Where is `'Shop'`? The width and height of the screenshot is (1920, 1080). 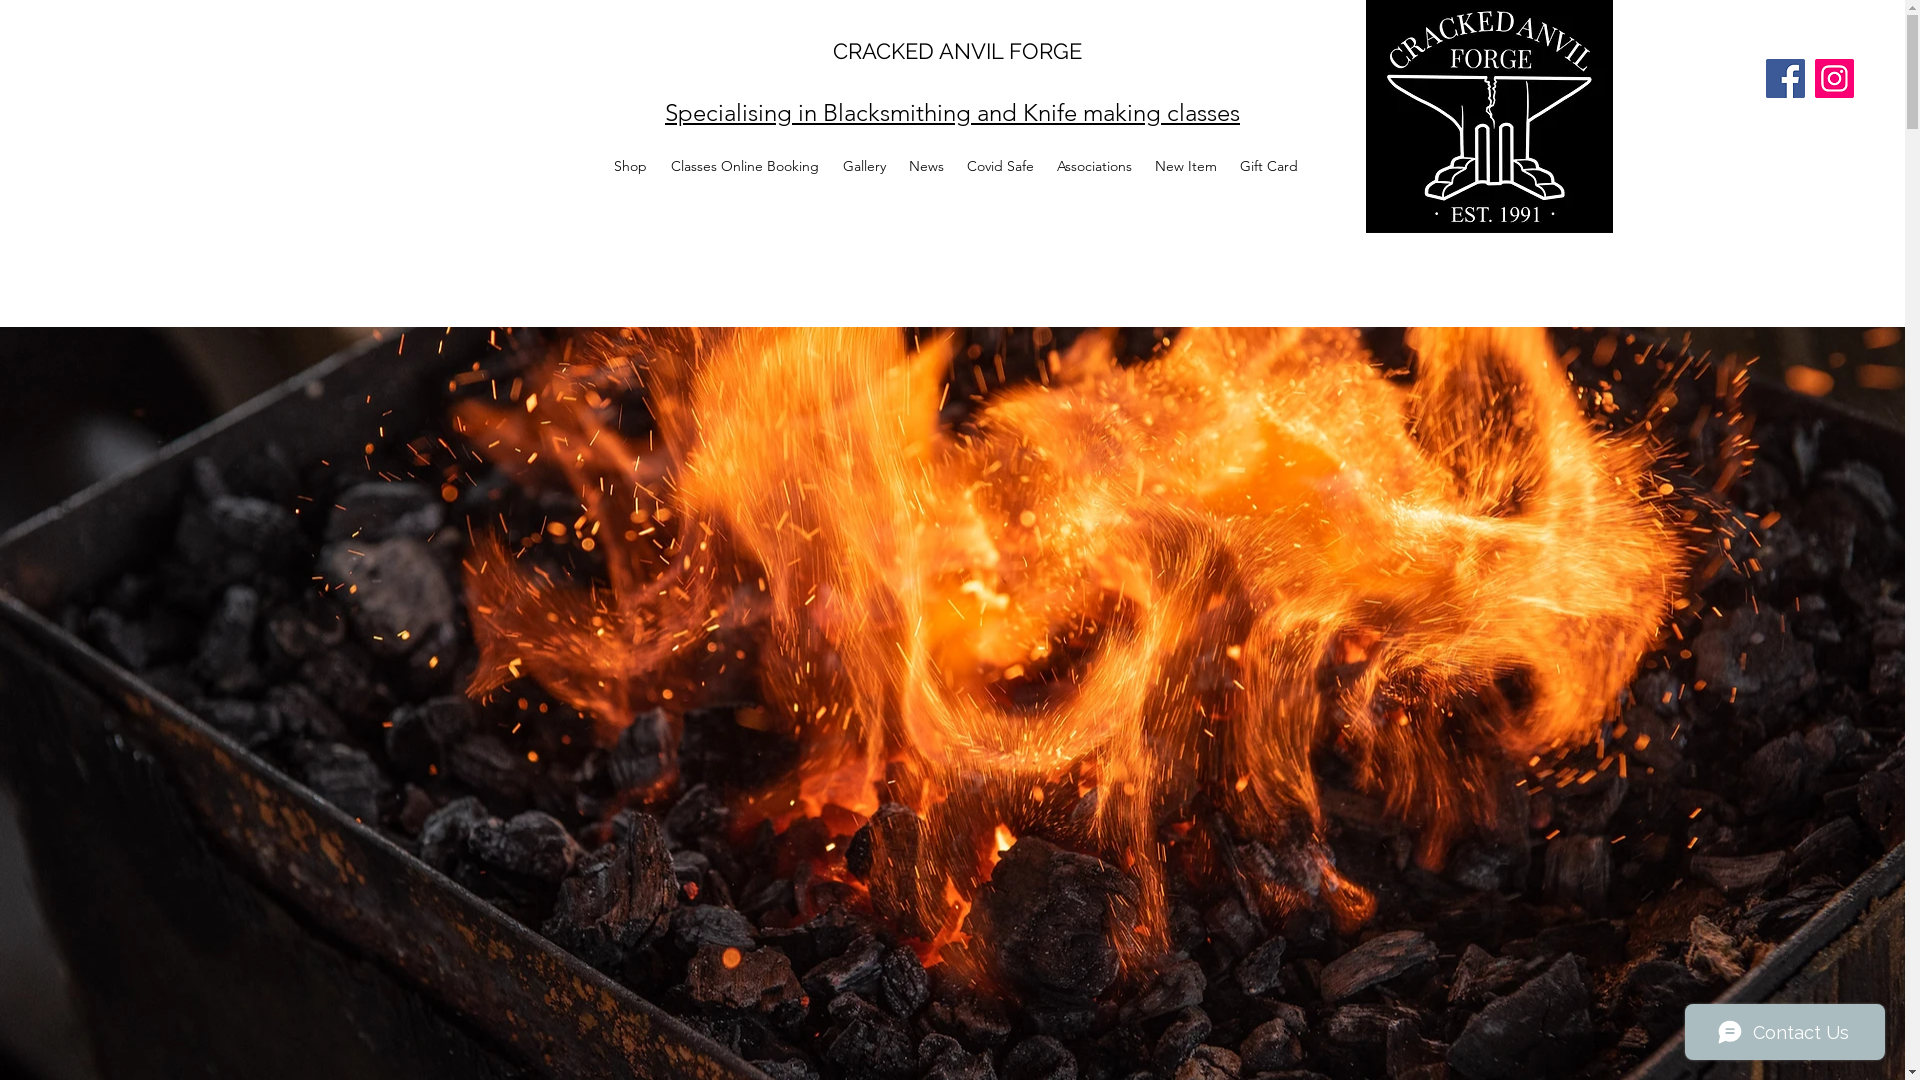 'Shop' is located at coordinates (600, 164).